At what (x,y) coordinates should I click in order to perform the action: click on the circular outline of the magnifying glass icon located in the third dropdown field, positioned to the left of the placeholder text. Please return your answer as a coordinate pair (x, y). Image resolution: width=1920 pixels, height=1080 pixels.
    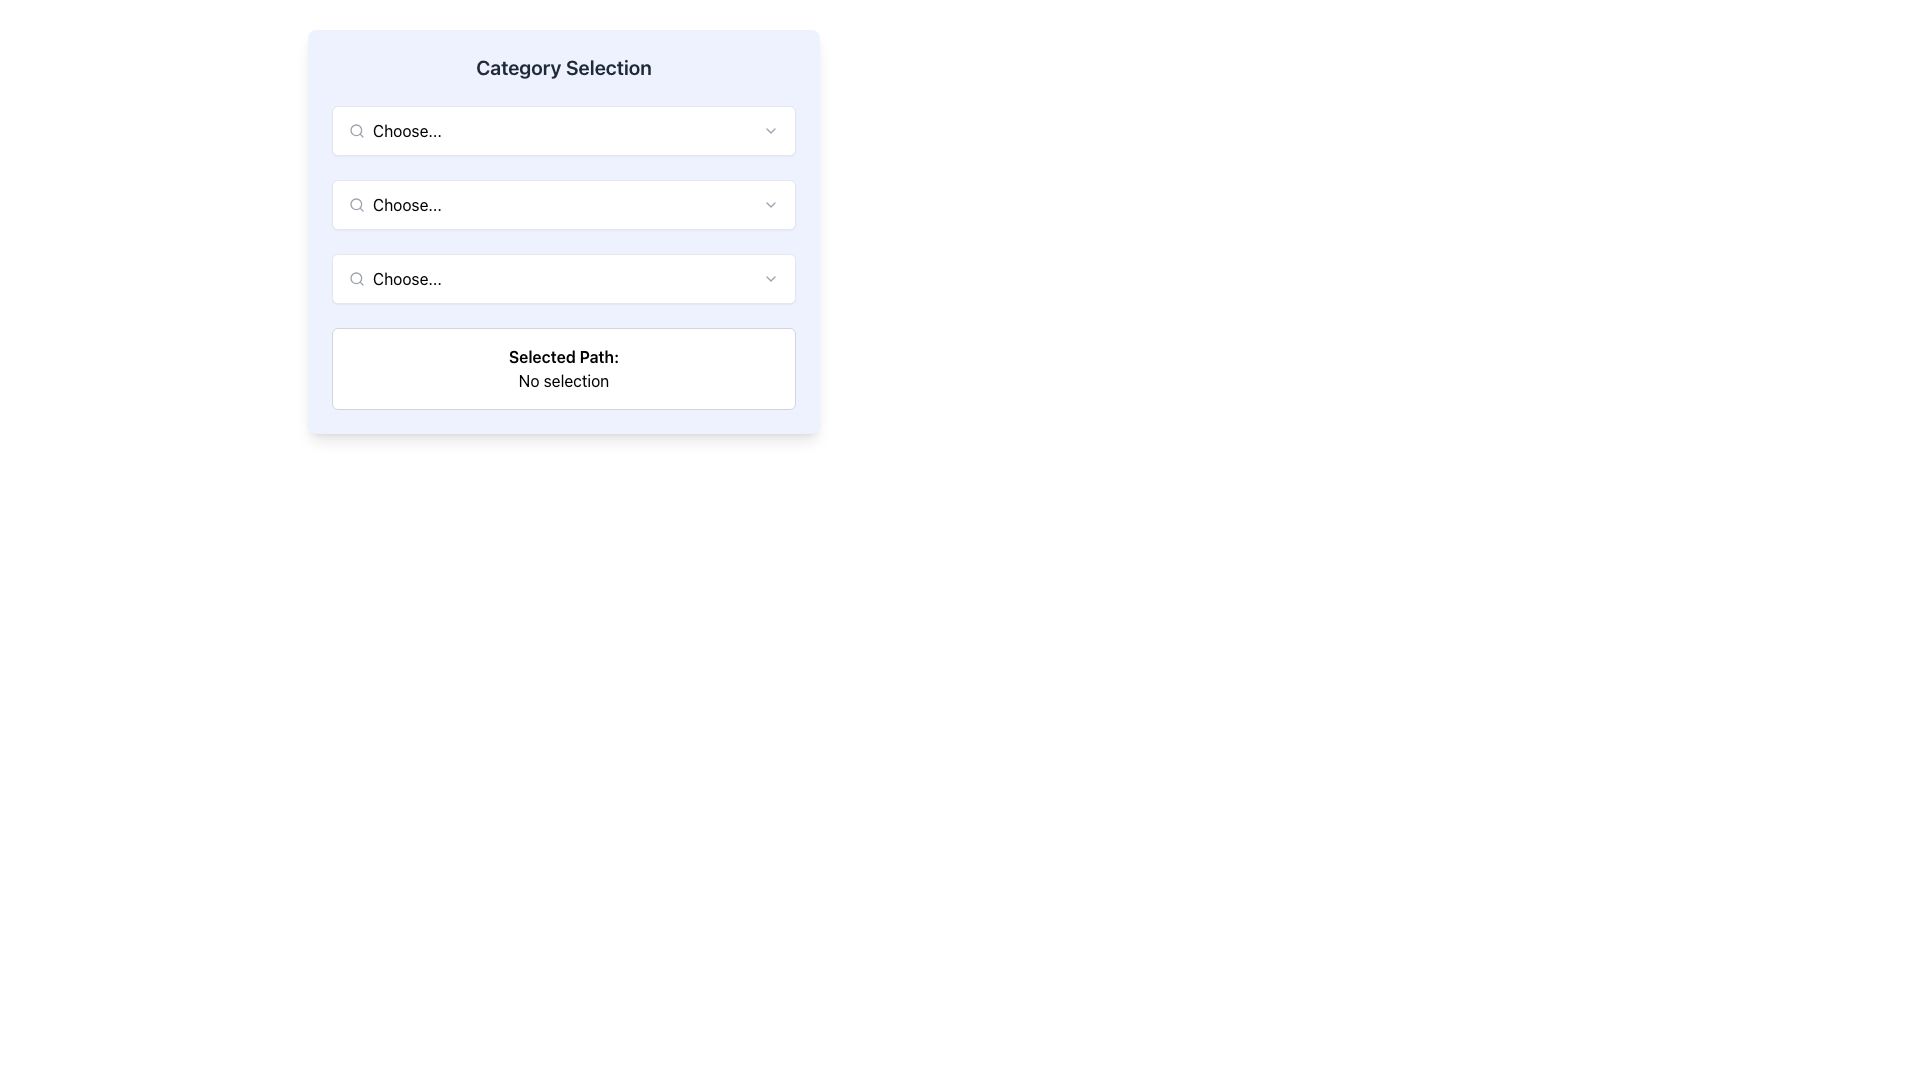
    Looking at the image, I should click on (356, 278).